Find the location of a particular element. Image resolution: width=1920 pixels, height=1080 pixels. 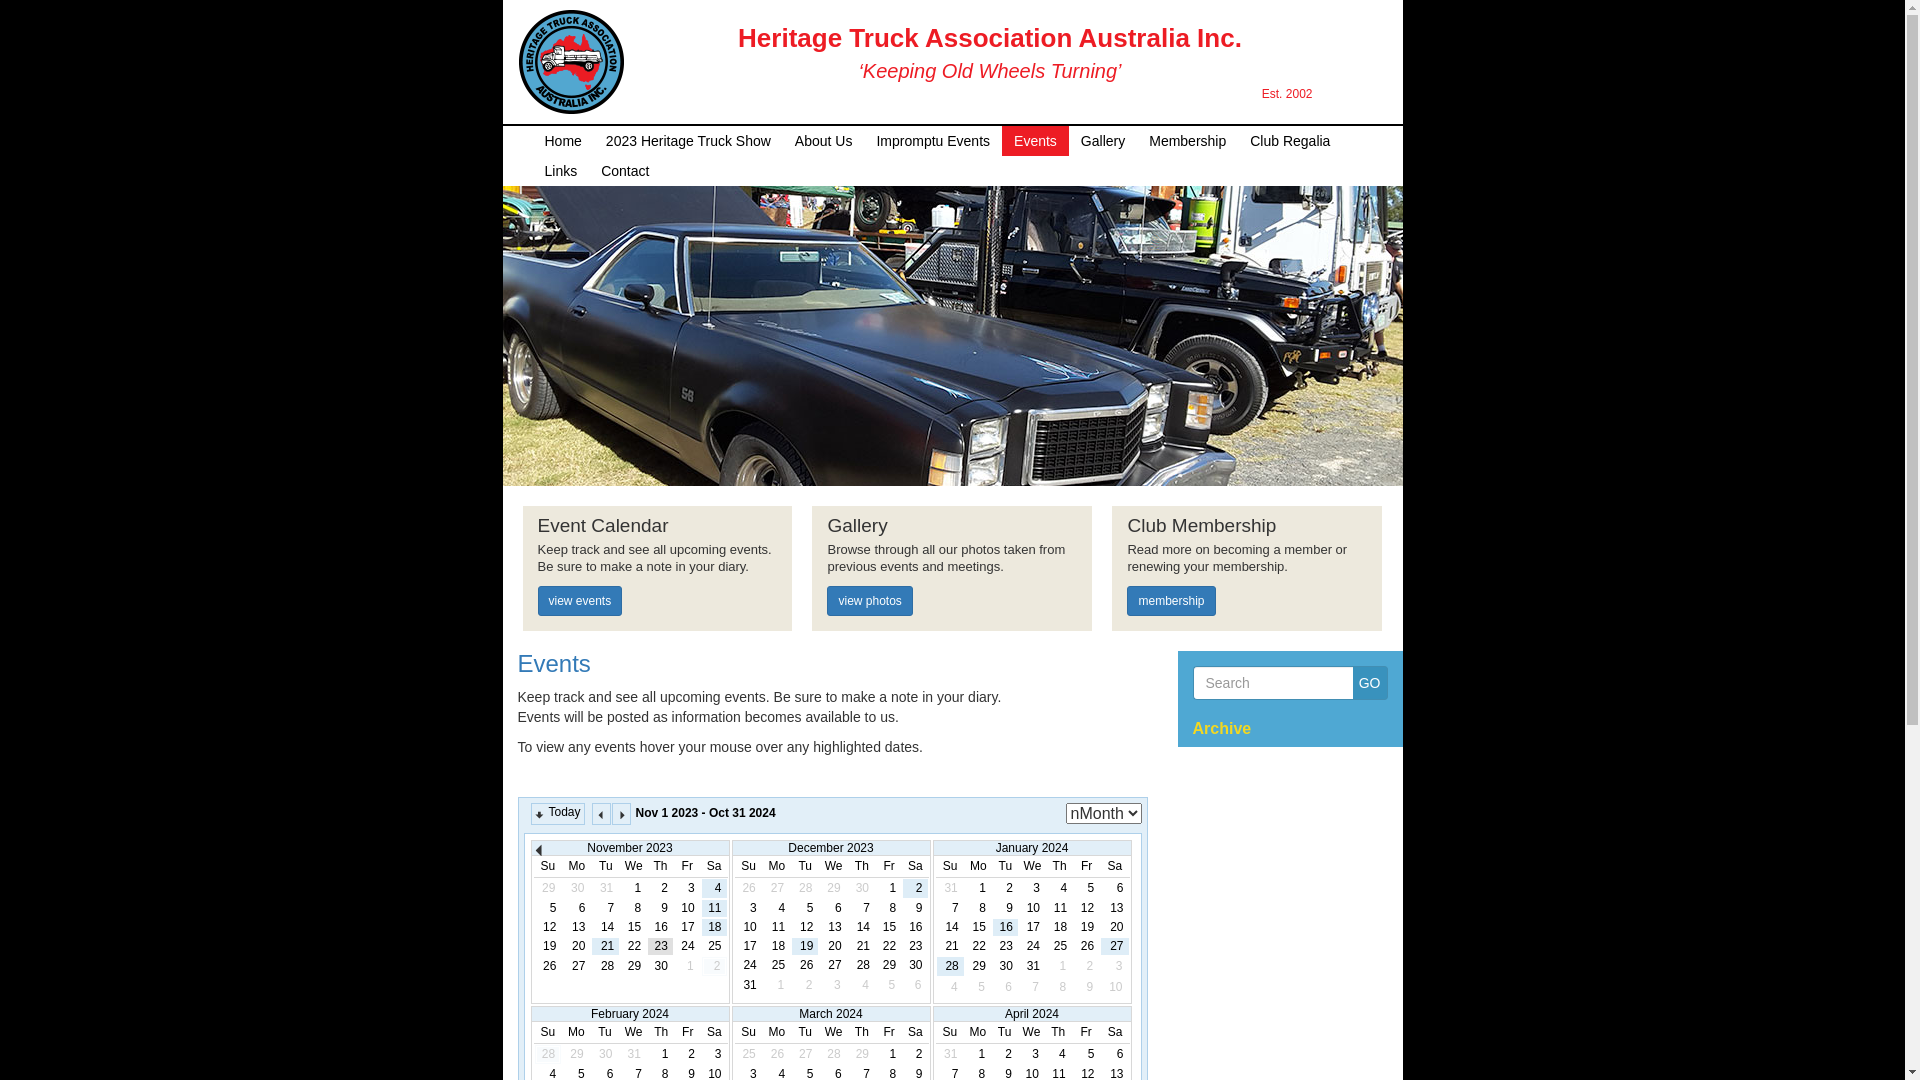

'Prev' is located at coordinates (600, 813).